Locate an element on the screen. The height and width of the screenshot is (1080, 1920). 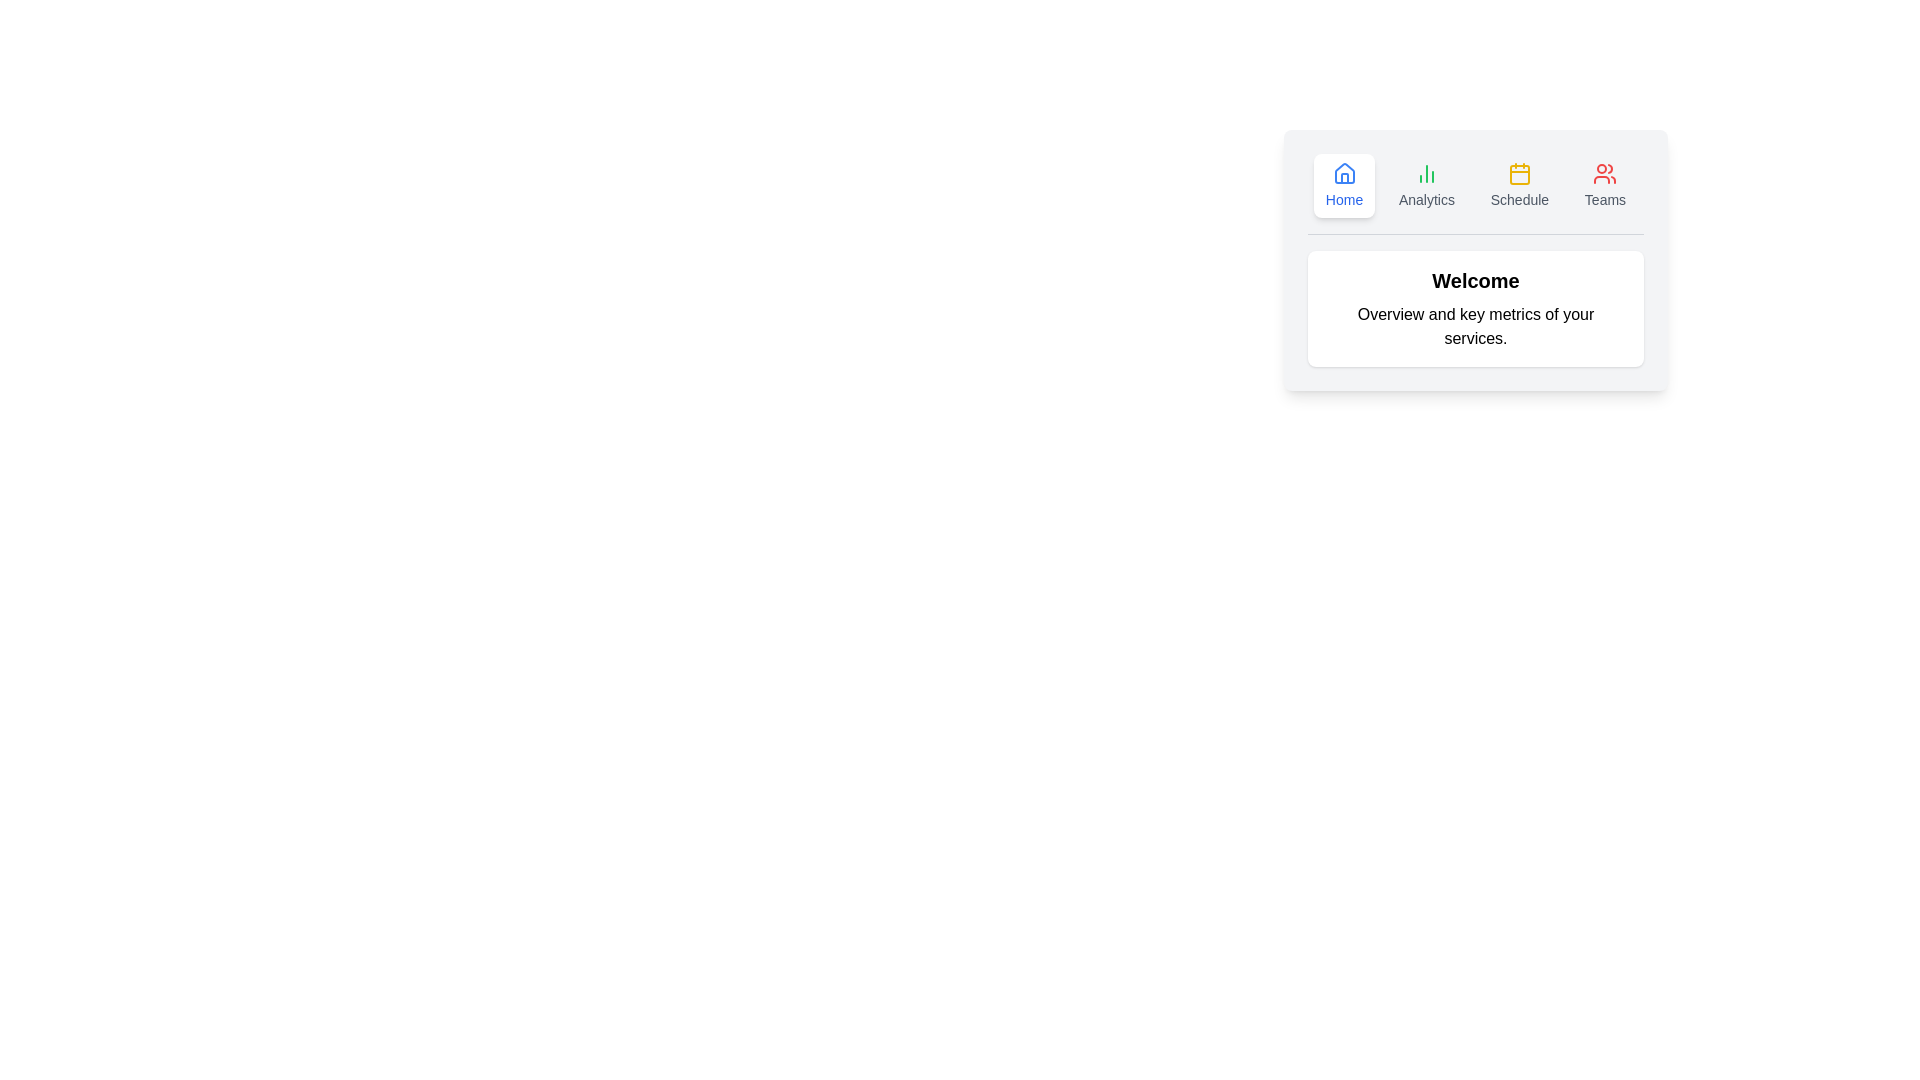
the 'Schedule' icon in the navigation menu is located at coordinates (1519, 172).